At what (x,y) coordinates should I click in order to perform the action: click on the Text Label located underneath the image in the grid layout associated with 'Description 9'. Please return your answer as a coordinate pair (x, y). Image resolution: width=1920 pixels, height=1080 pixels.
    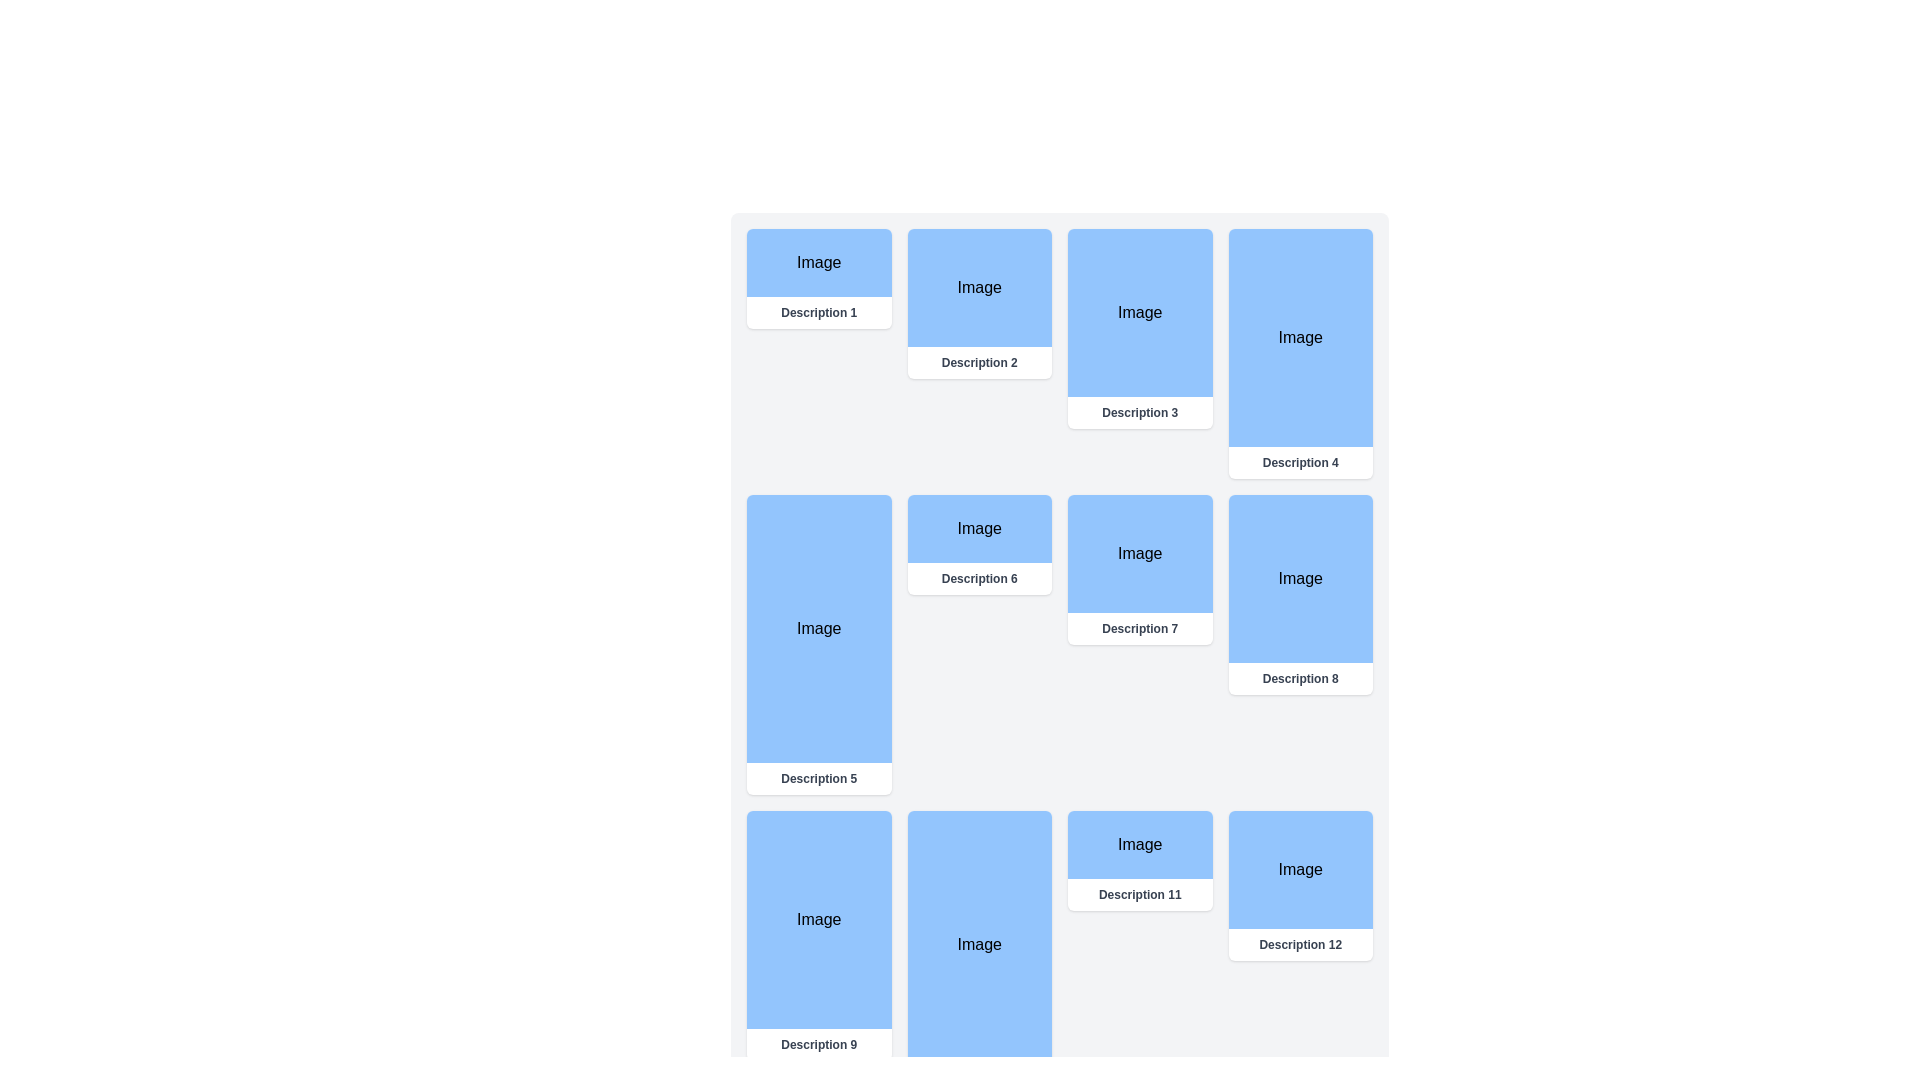
    Looking at the image, I should click on (819, 1044).